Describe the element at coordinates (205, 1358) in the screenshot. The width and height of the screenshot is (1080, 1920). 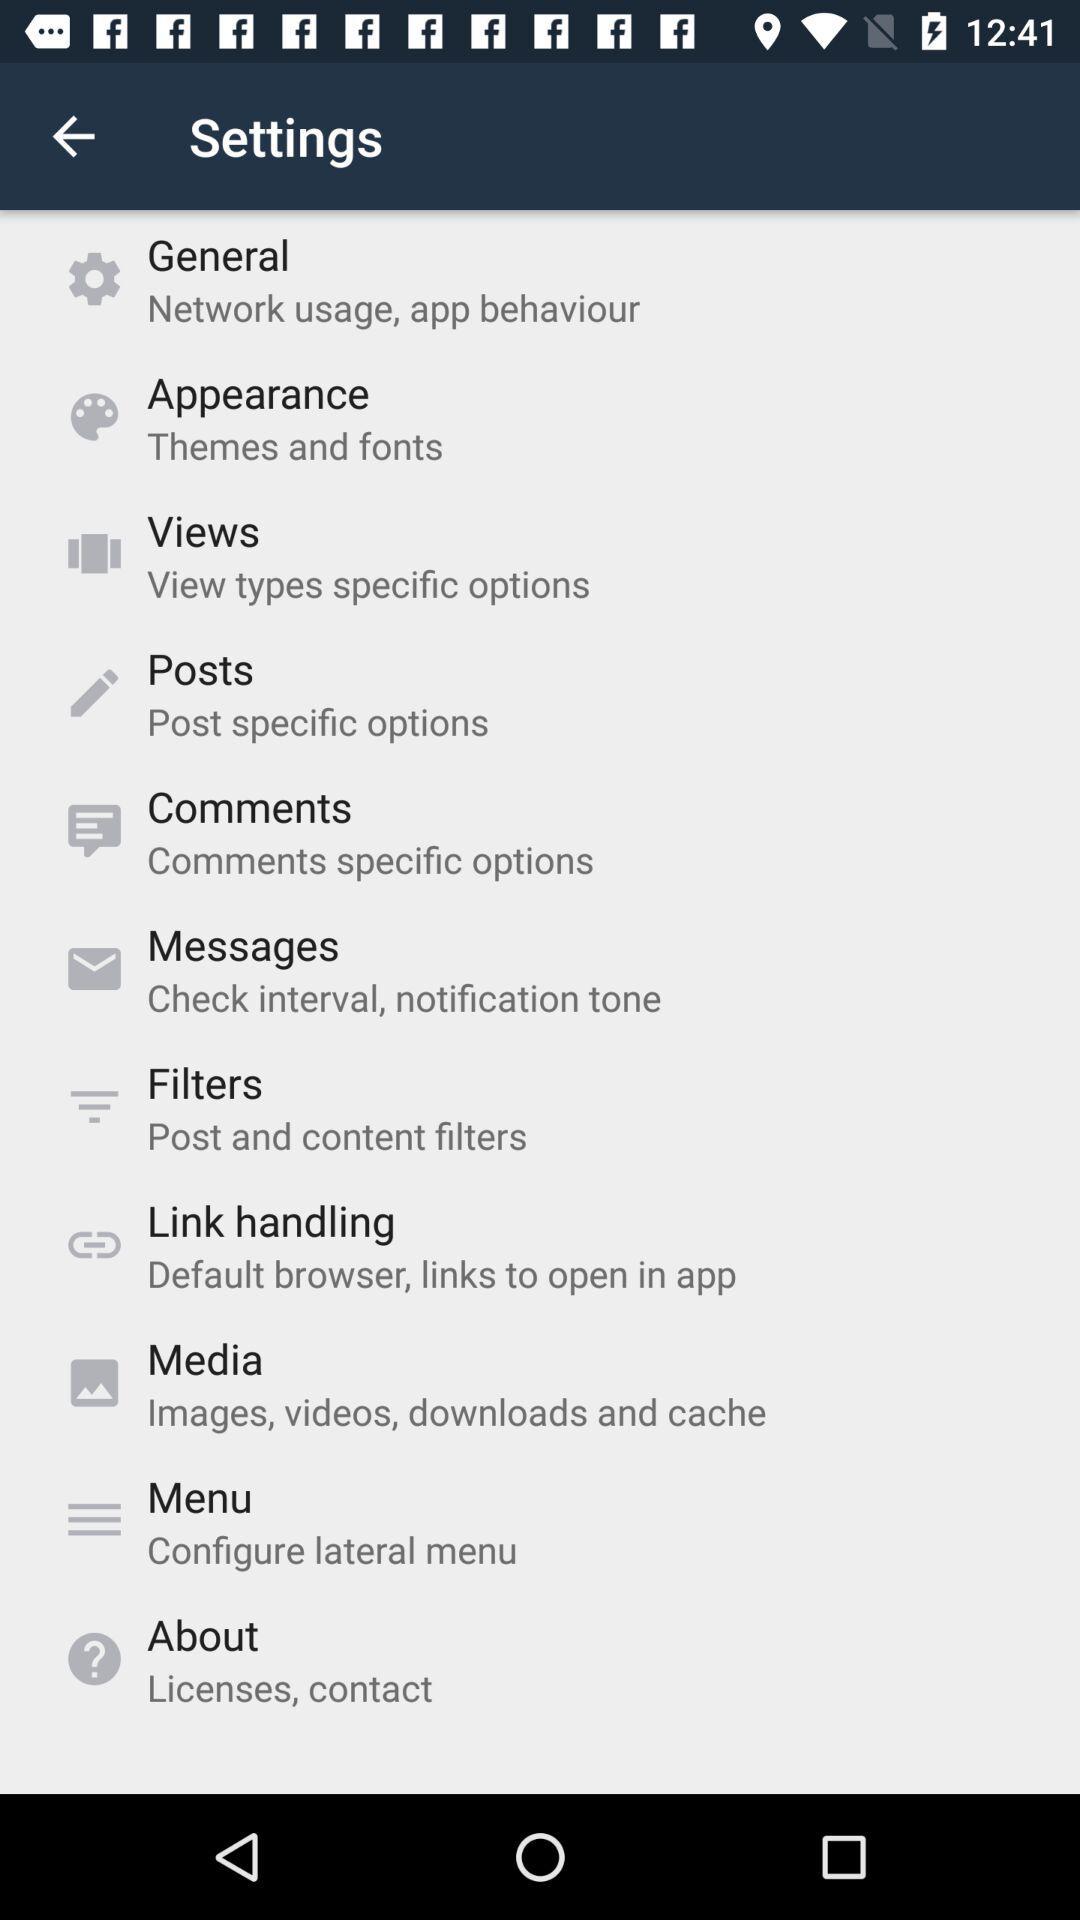
I see `media item` at that location.